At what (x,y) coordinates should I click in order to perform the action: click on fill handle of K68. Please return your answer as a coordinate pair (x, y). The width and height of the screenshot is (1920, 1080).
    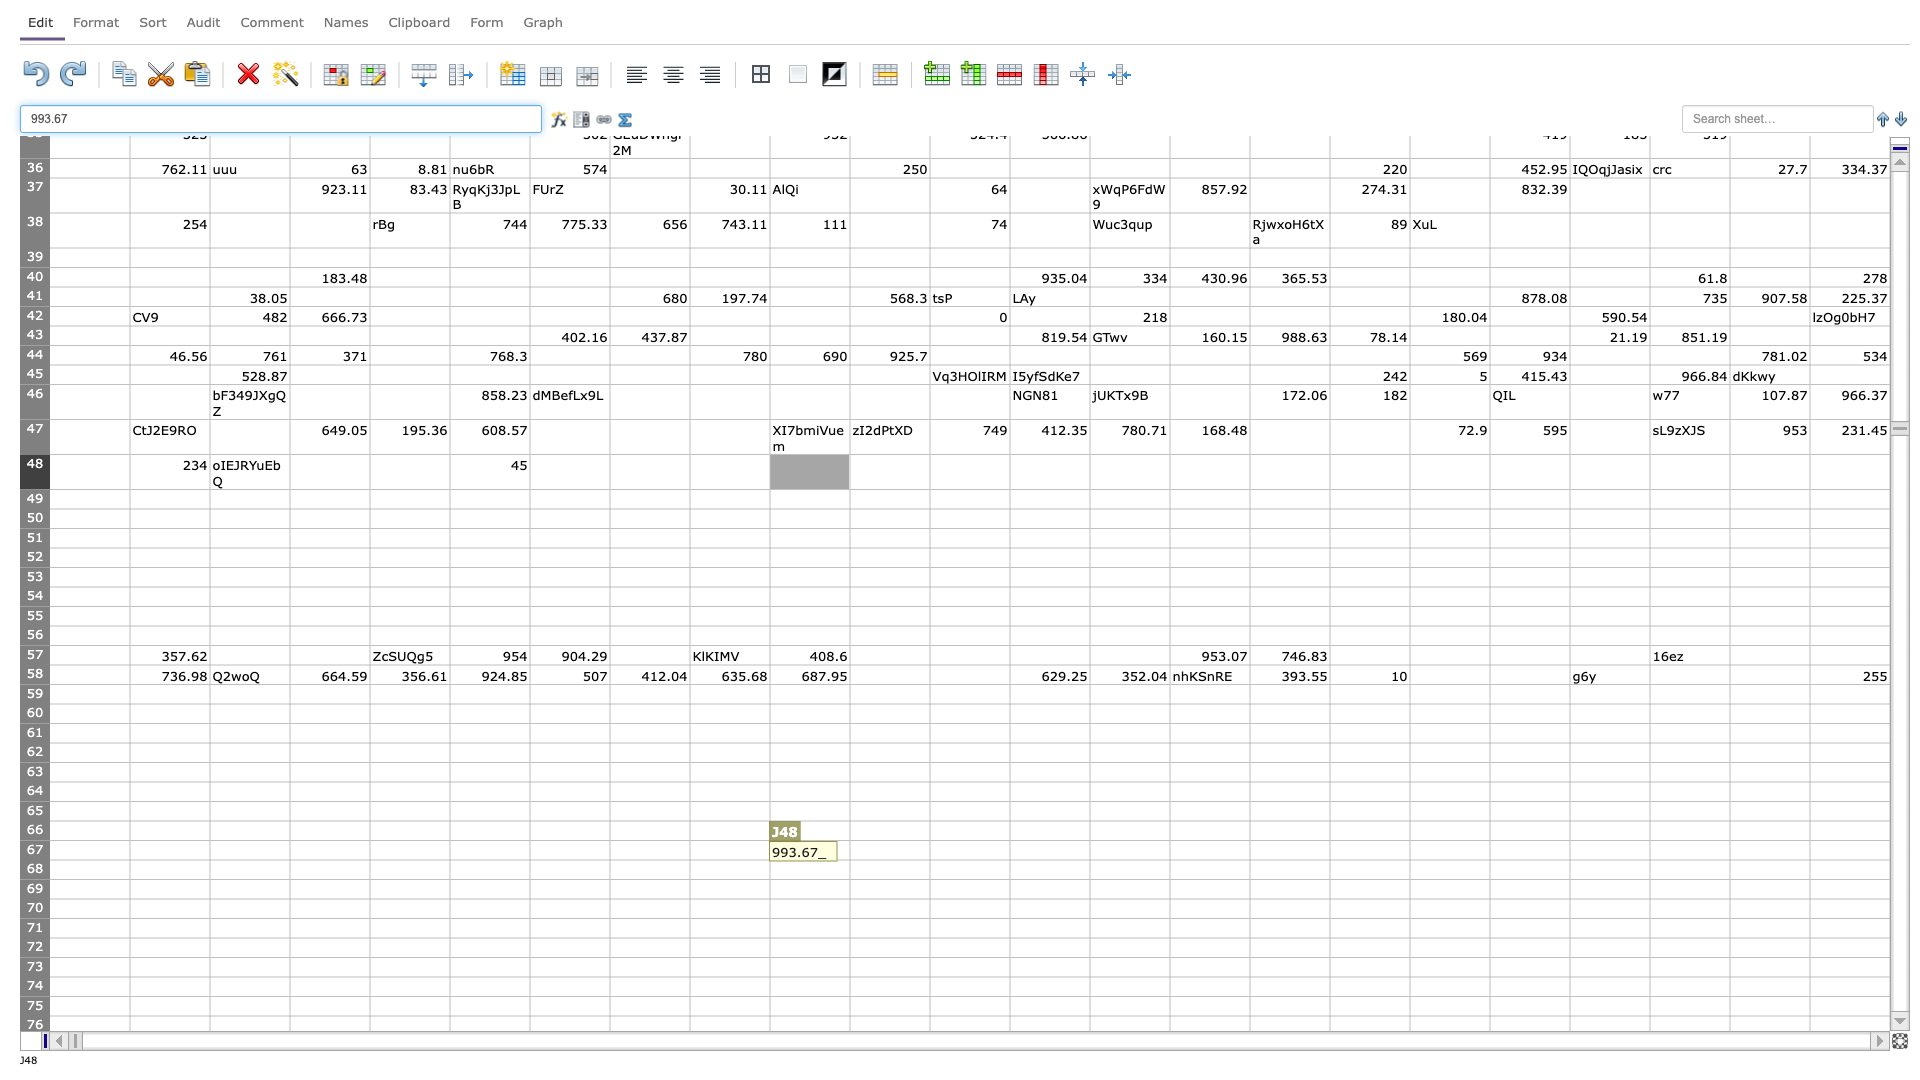
    Looking at the image, I should click on (929, 878).